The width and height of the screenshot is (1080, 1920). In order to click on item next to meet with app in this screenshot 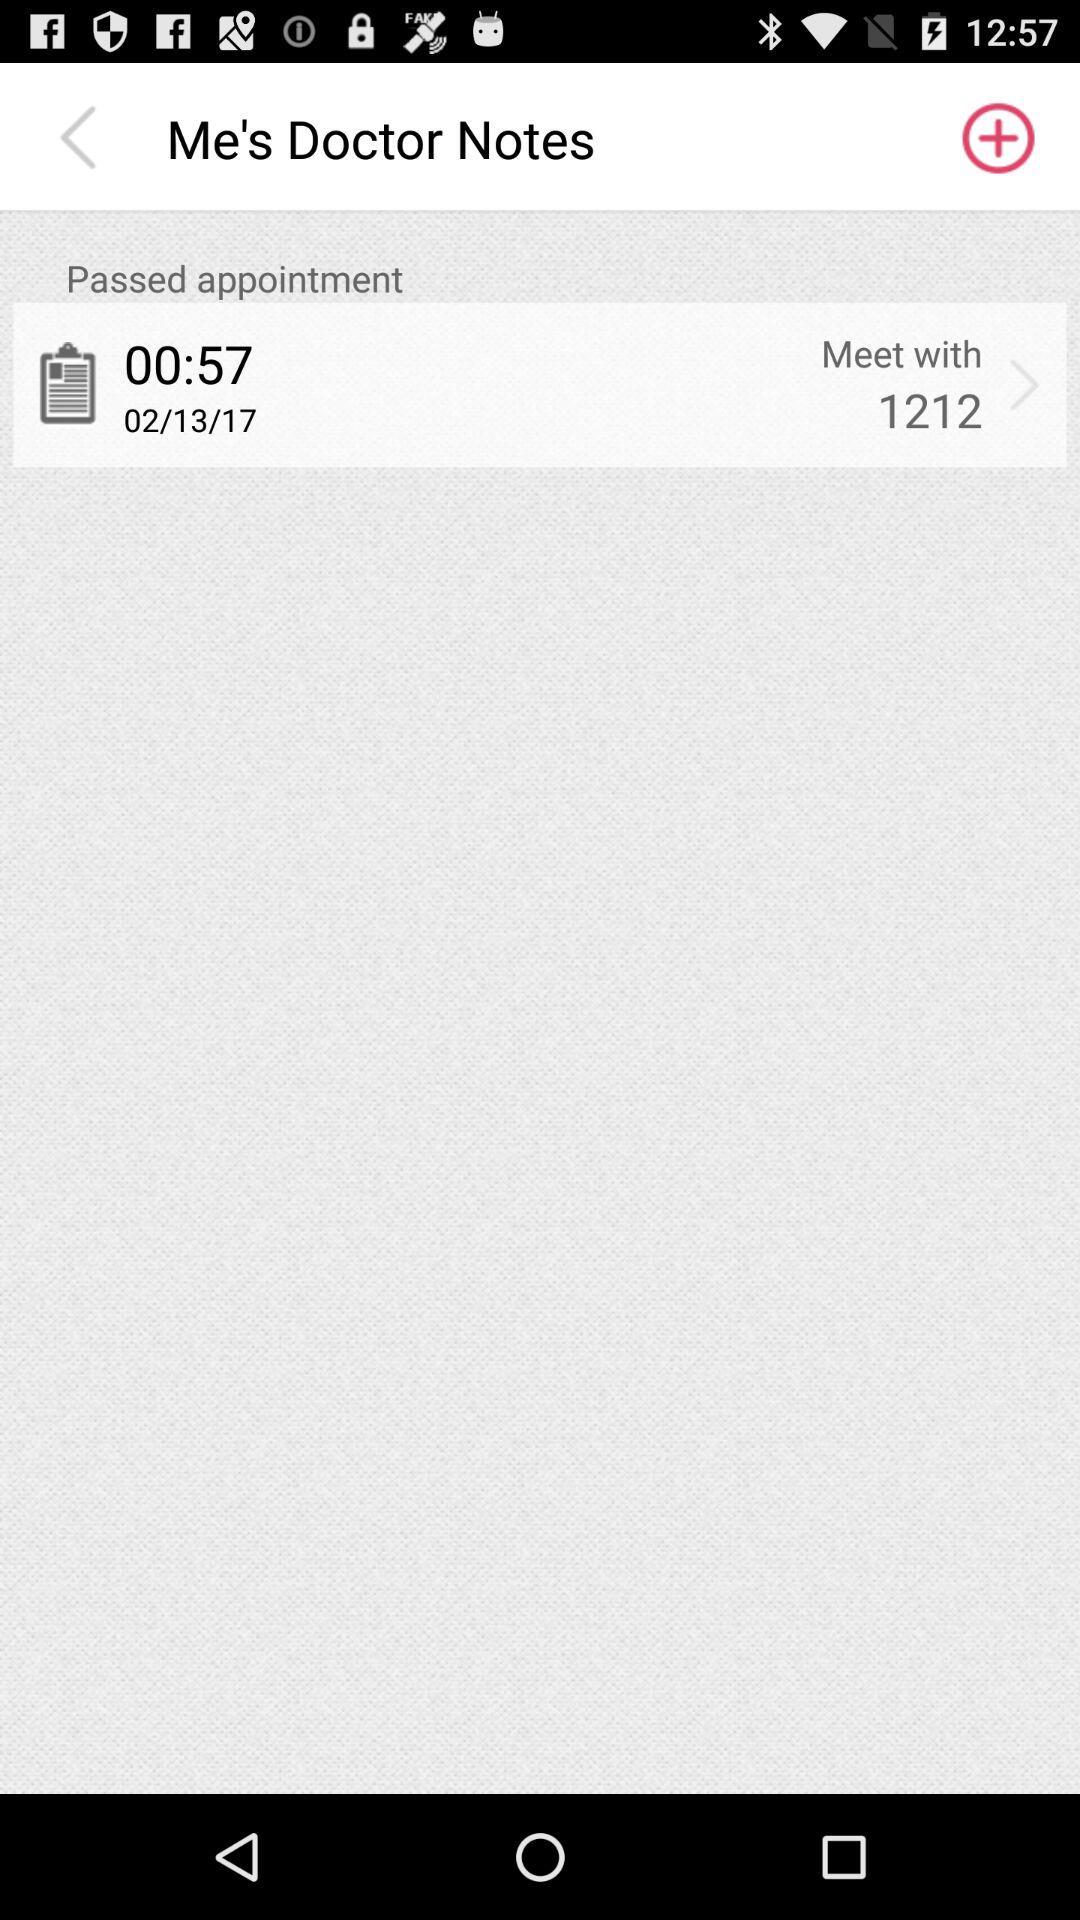, I will do `click(1024, 384)`.